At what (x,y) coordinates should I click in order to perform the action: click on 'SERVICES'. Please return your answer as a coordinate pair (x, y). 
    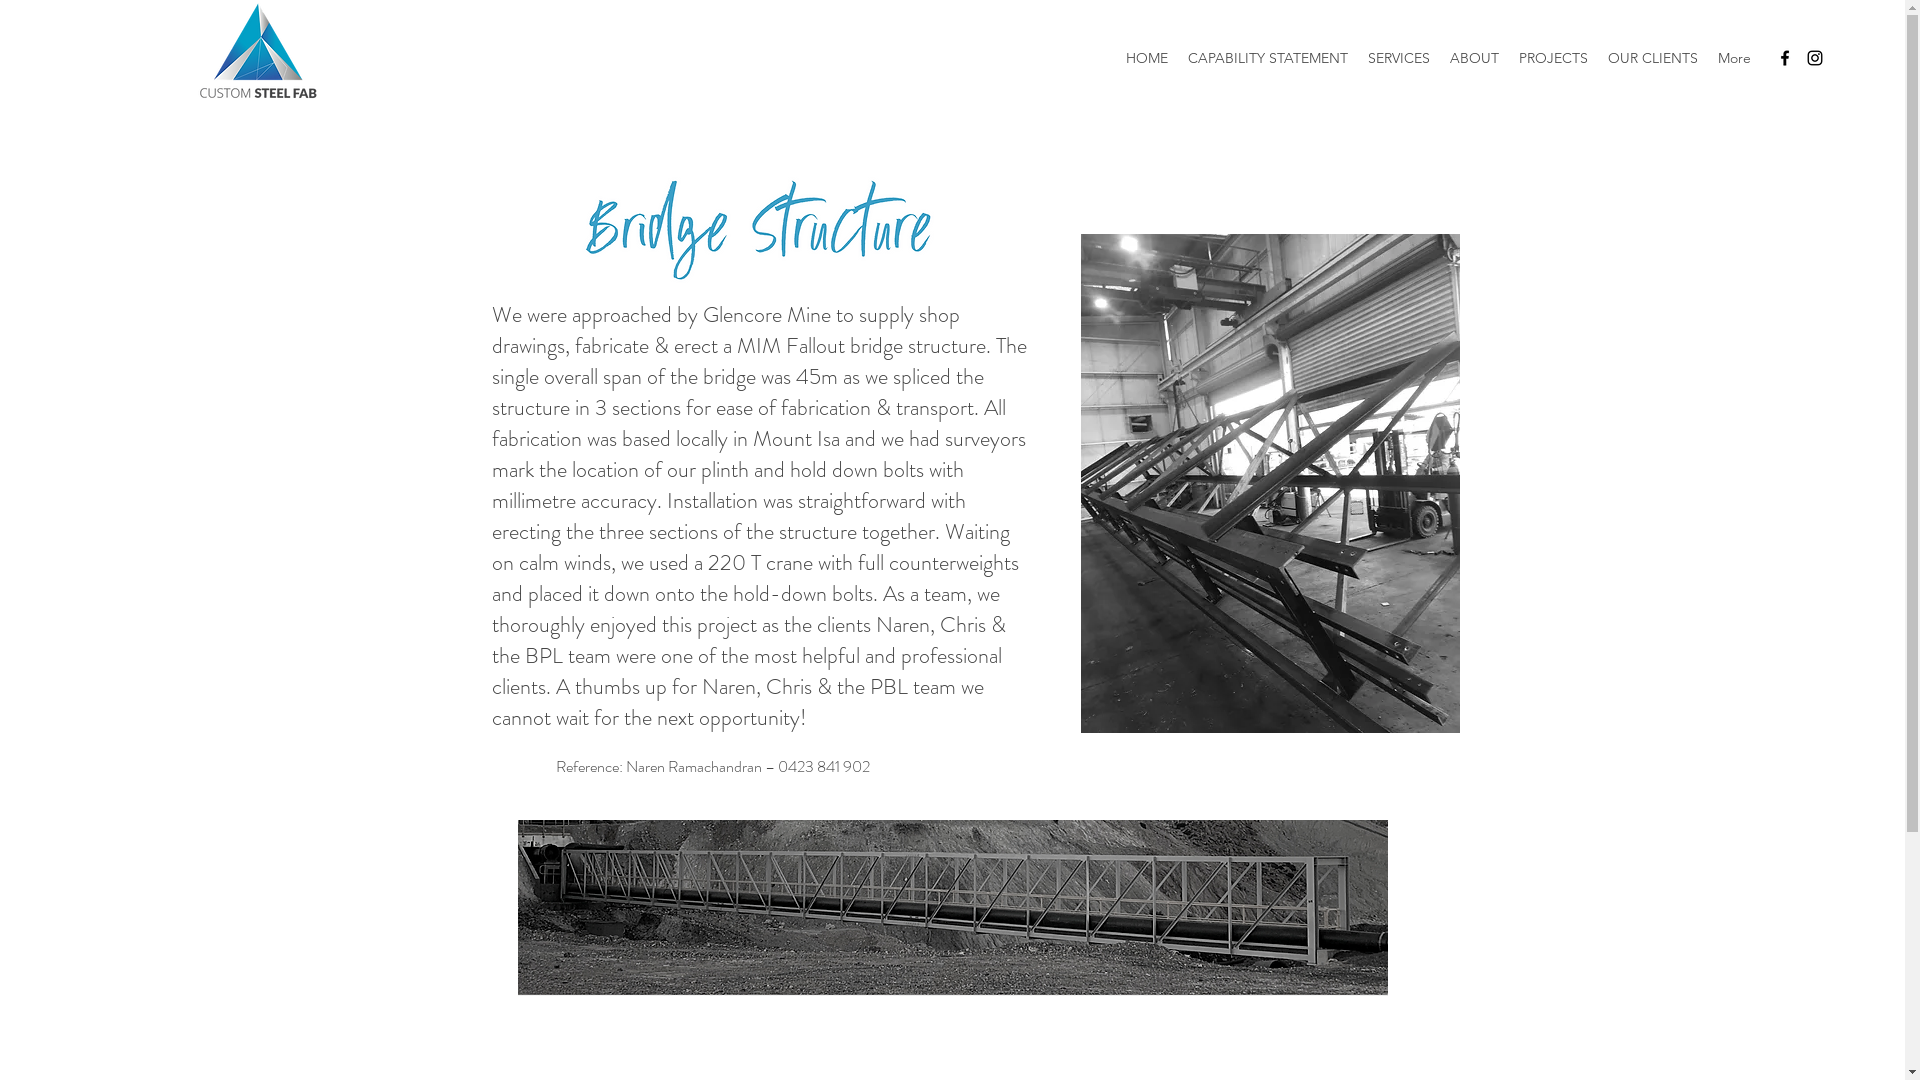
    Looking at the image, I should click on (1397, 56).